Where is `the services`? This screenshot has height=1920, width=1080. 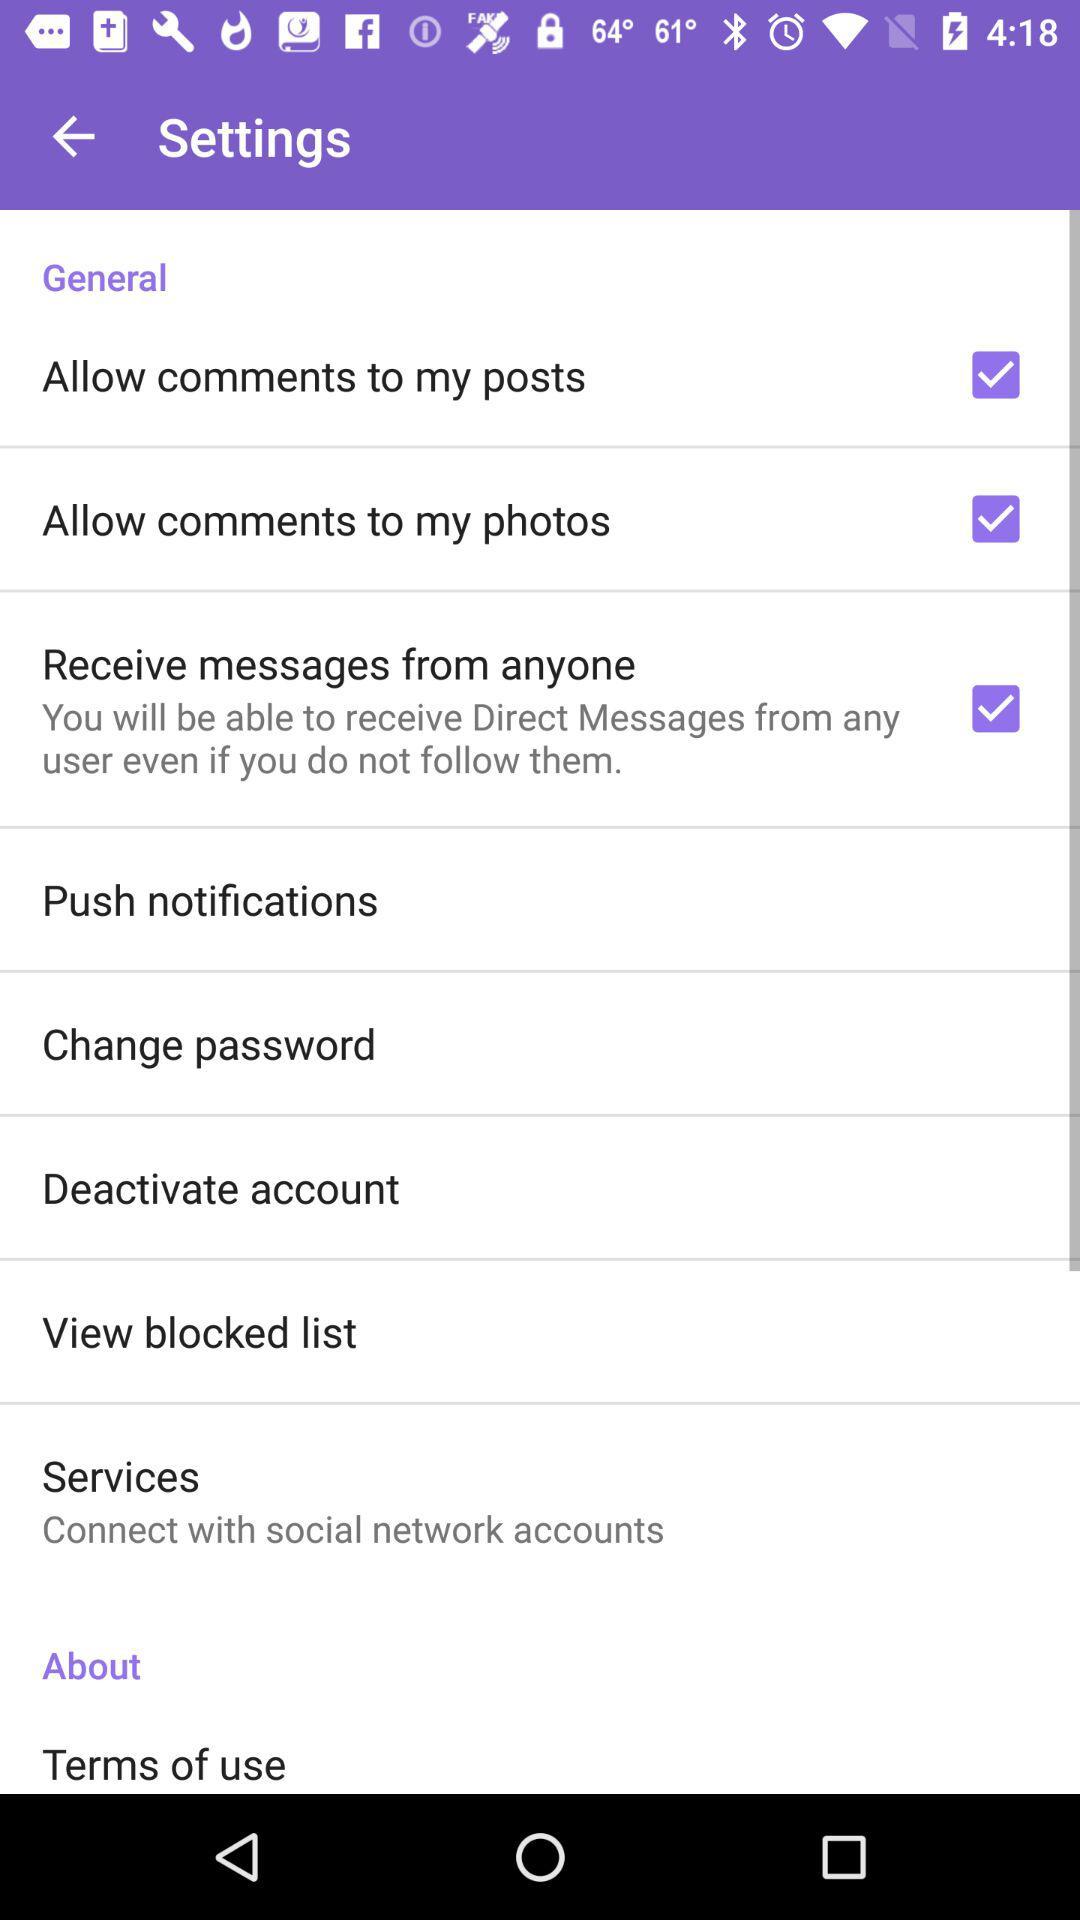
the services is located at coordinates (121, 1475).